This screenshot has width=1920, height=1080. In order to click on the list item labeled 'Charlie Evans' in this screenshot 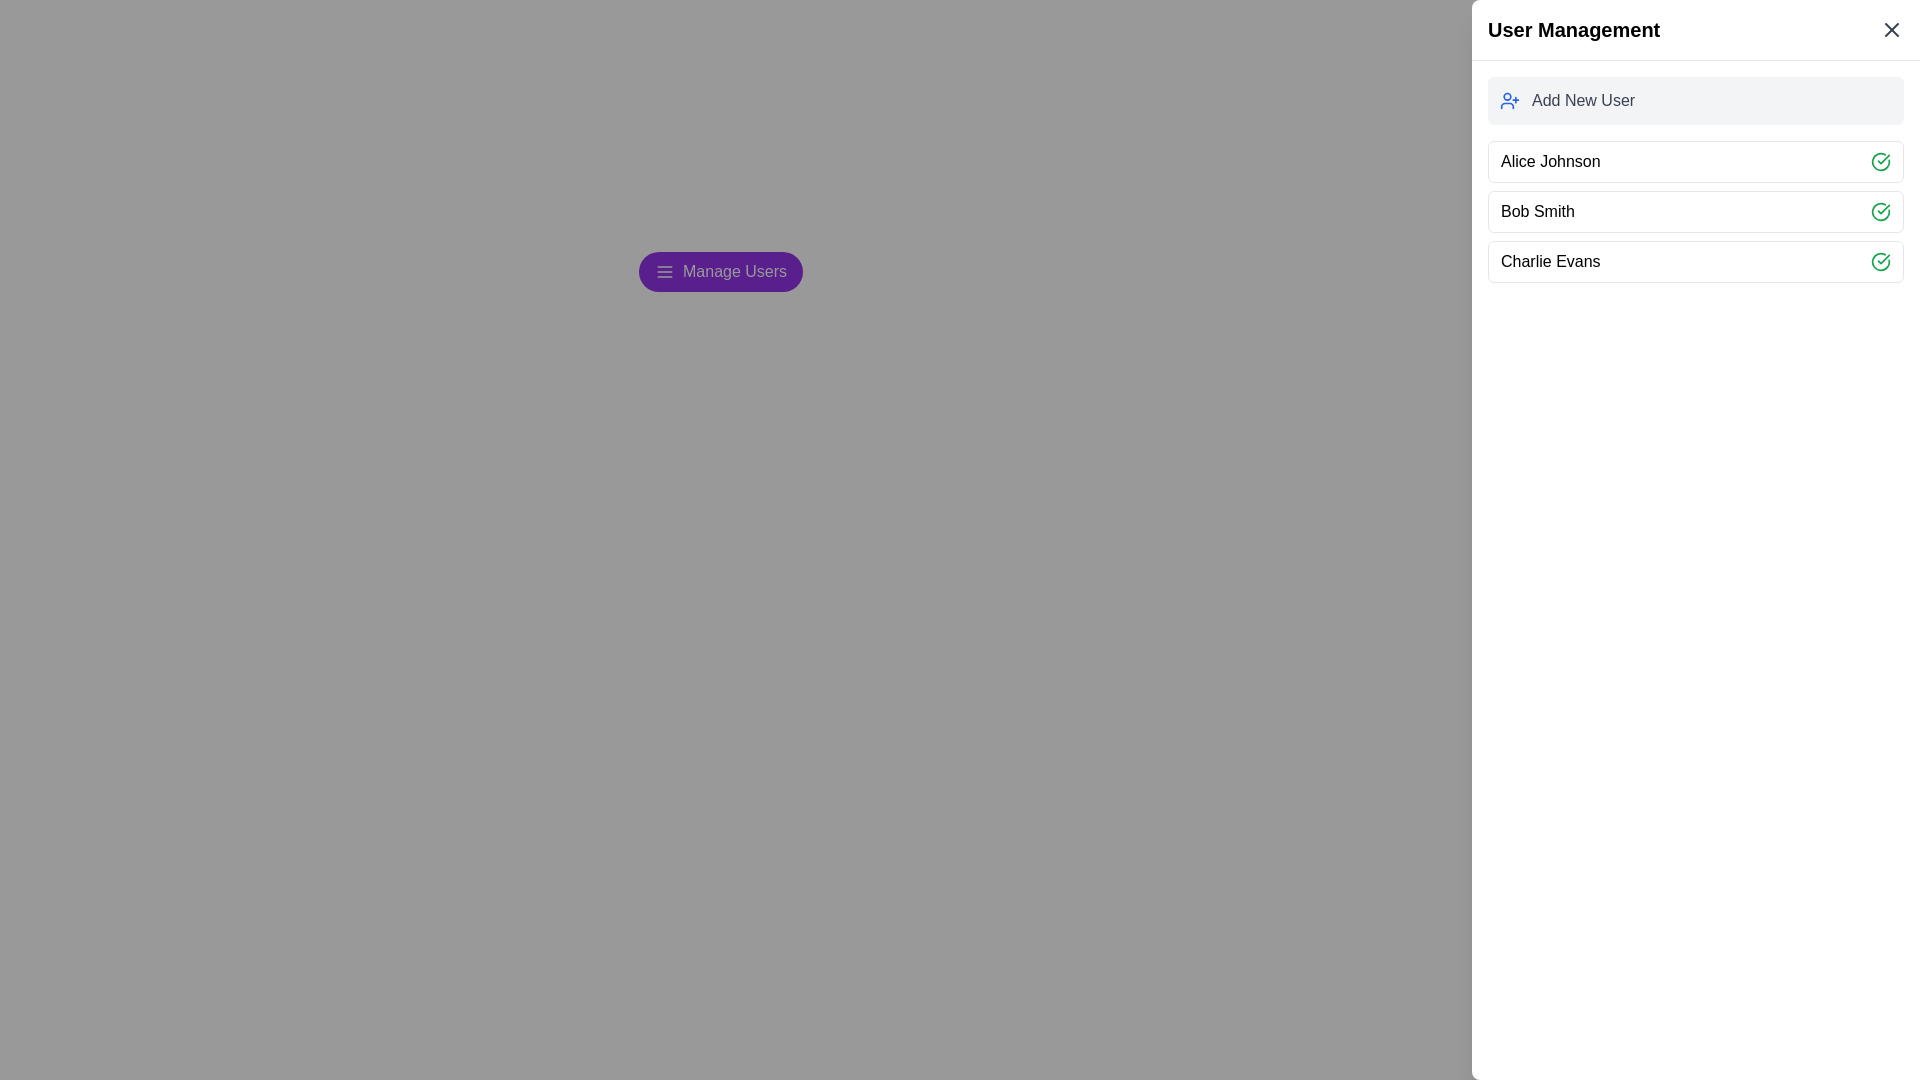, I will do `click(1694, 261)`.